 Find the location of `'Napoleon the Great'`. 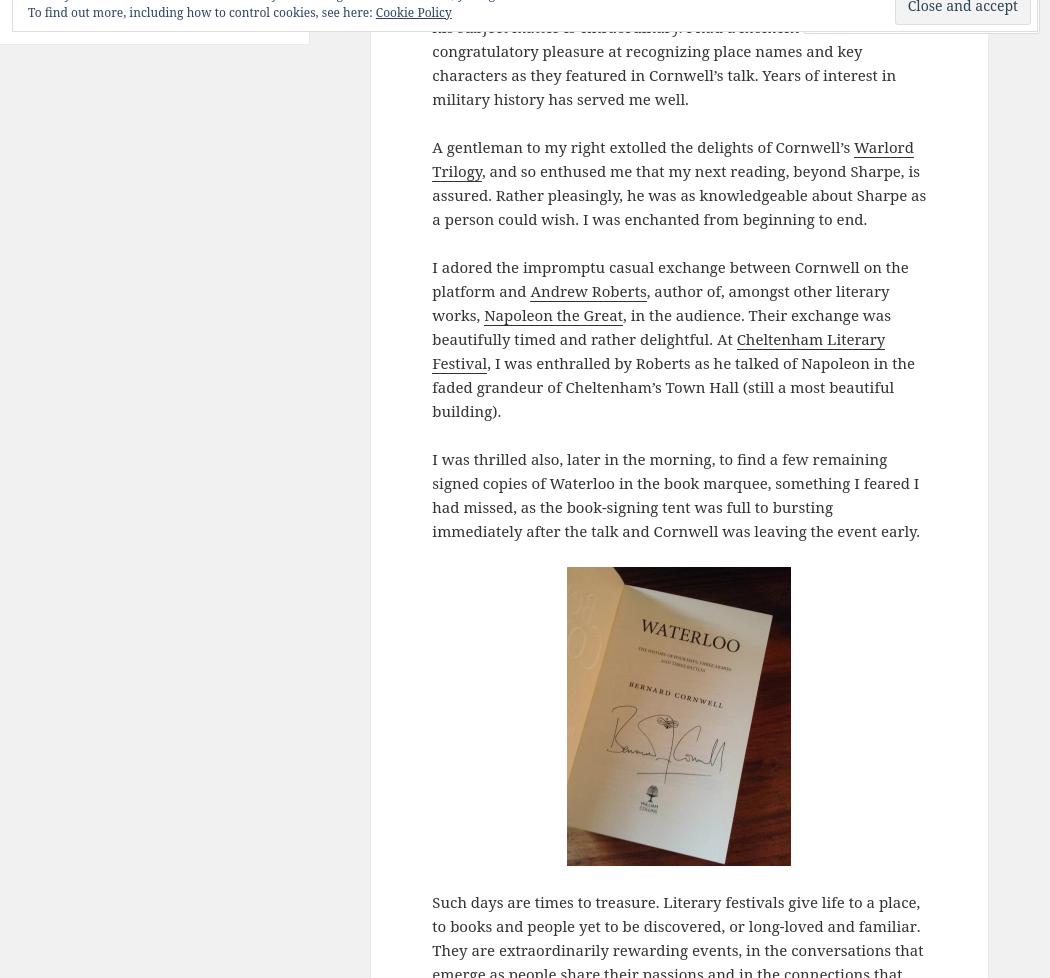

'Napoleon the Great' is located at coordinates (553, 313).